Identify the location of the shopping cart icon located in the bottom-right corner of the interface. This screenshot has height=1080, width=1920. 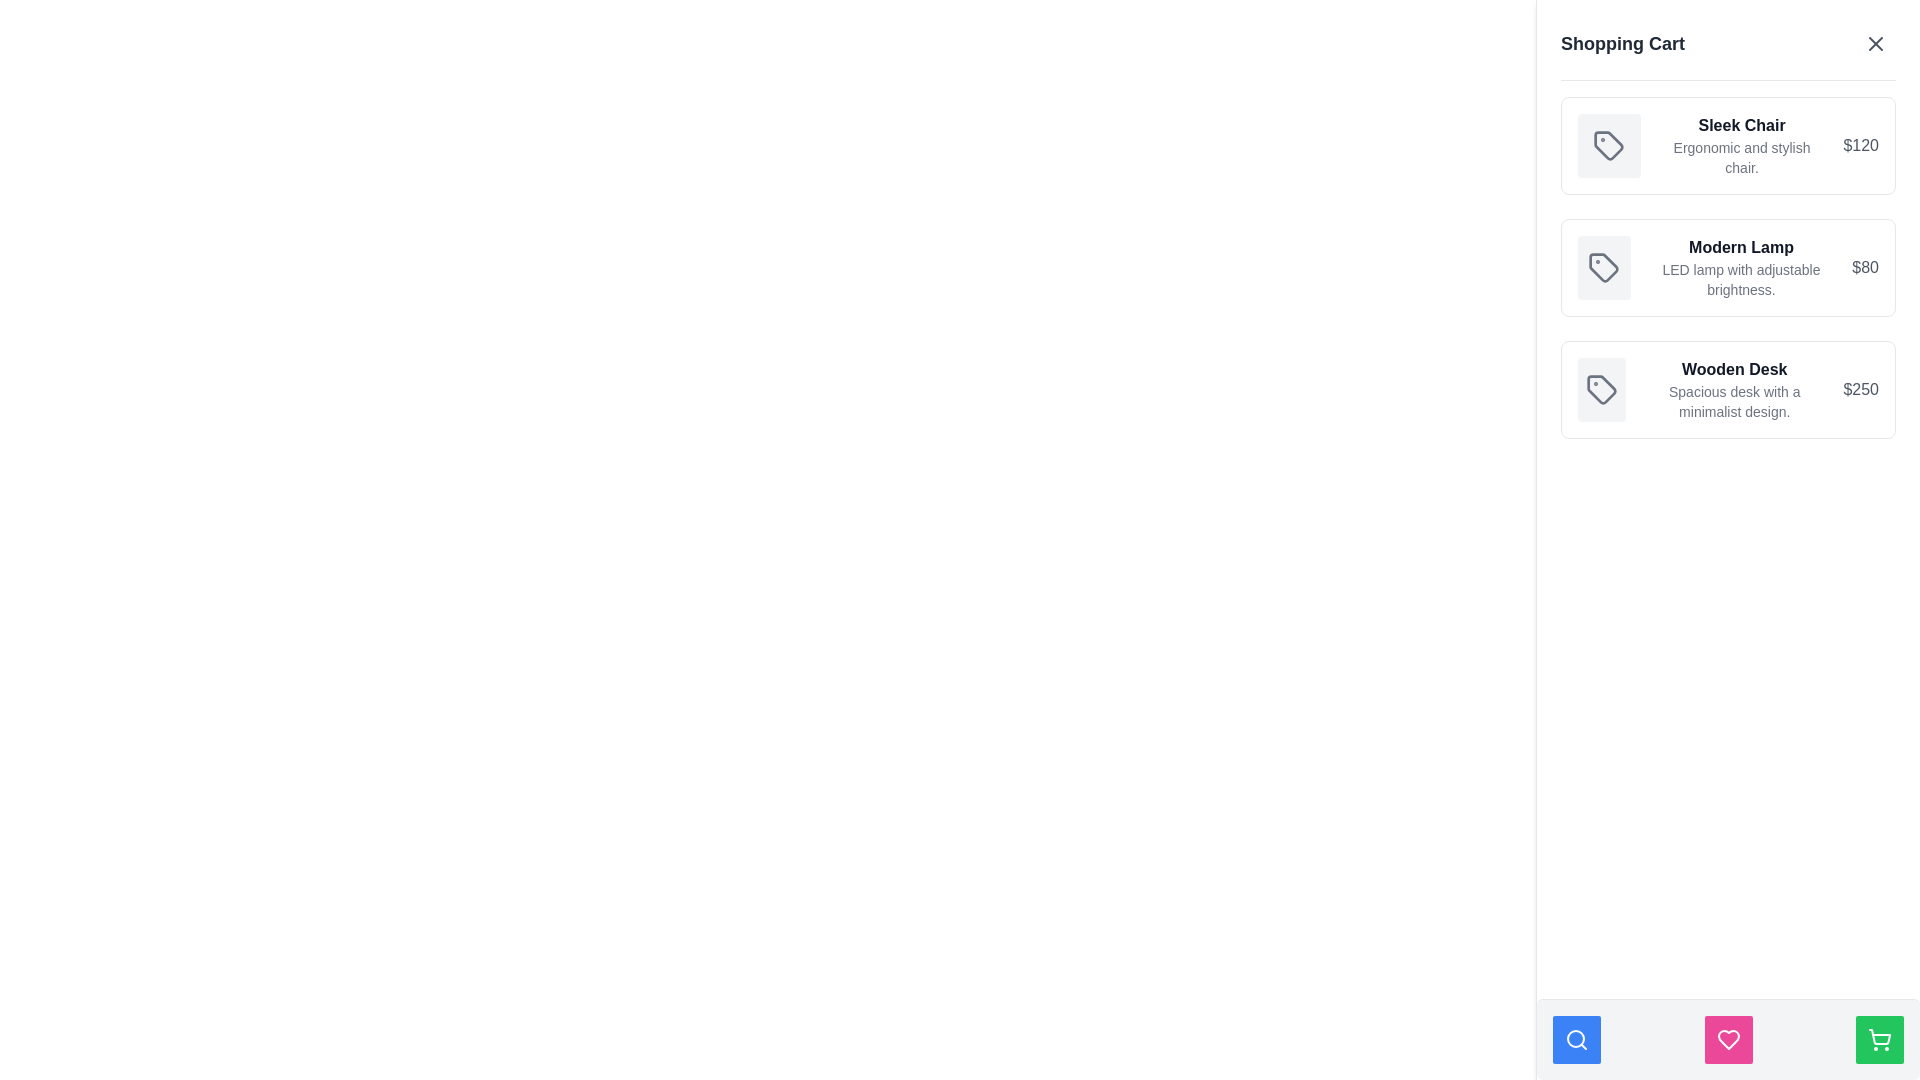
(1879, 1036).